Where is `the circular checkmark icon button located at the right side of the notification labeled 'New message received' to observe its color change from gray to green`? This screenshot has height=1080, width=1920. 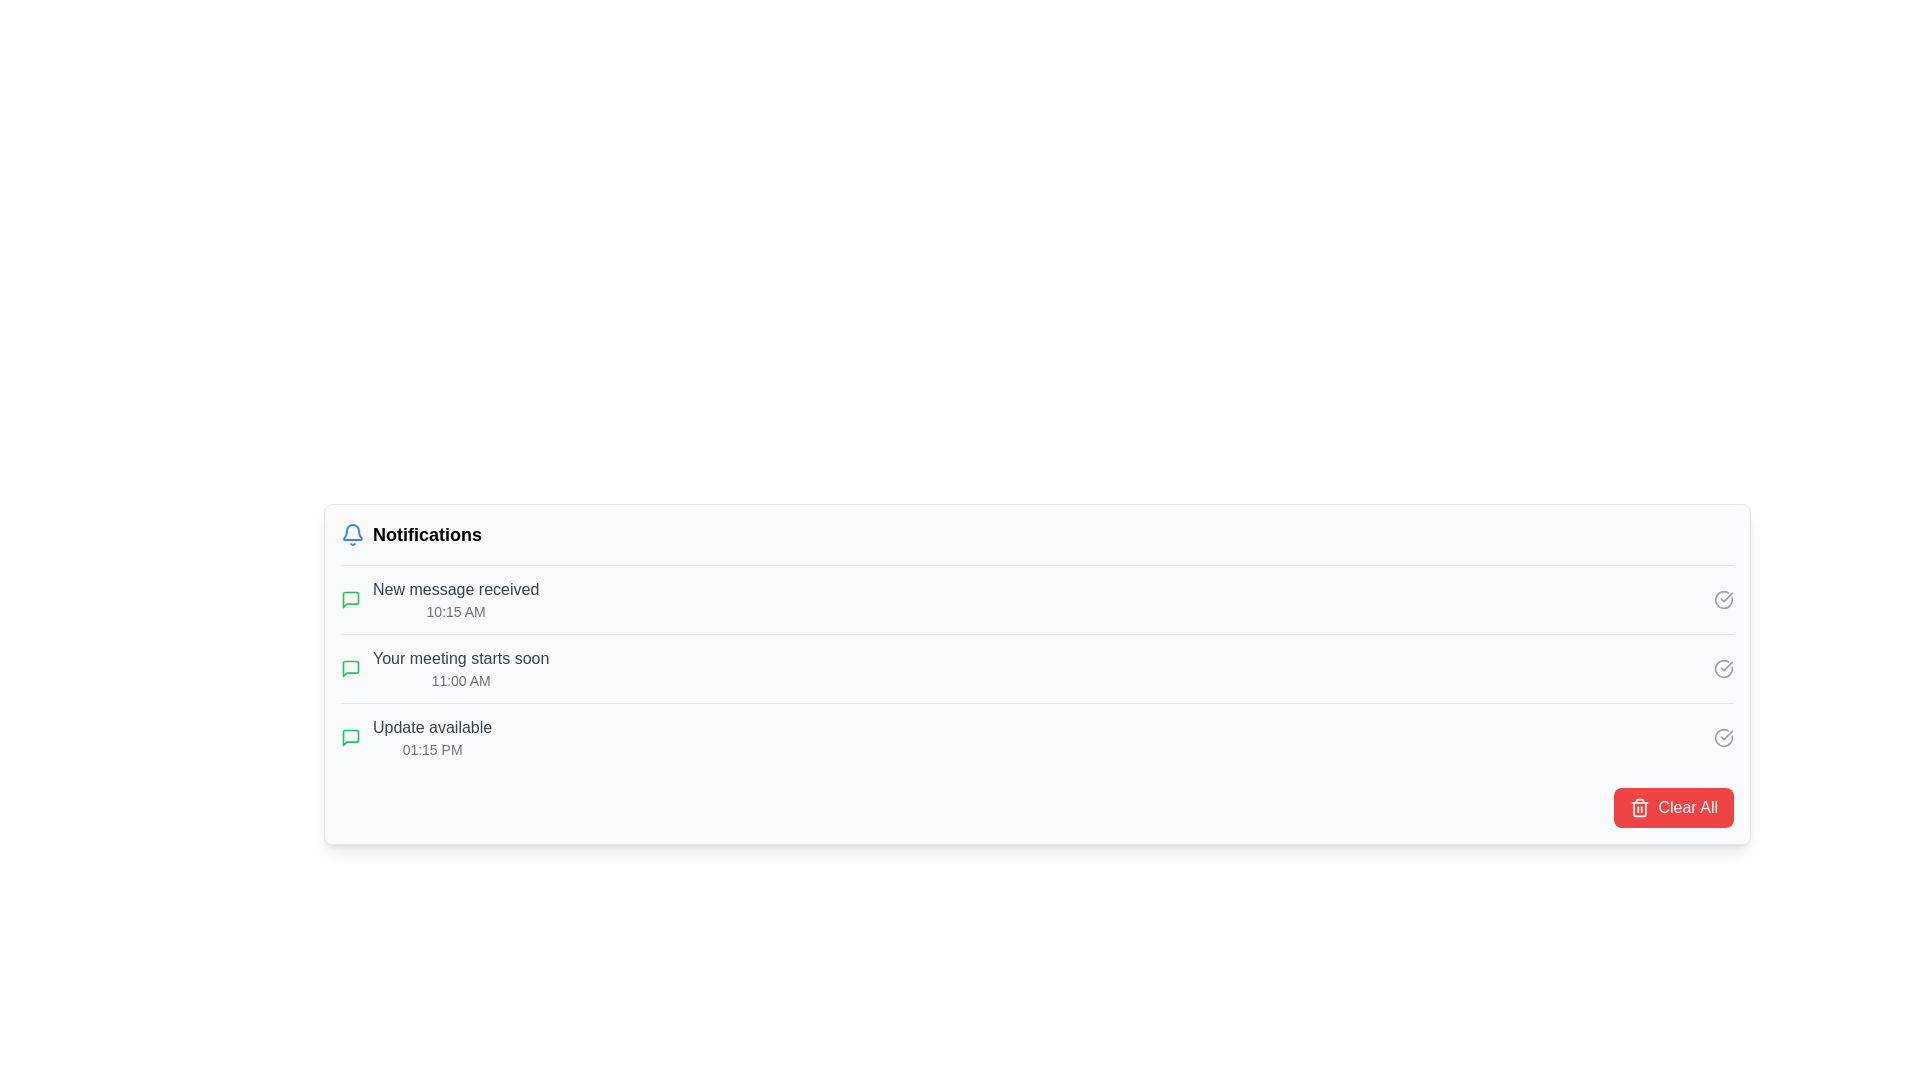
the circular checkmark icon button located at the right side of the notification labeled 'New message received' to observe its color change from gray to green is located at coordinates (1722, 599).